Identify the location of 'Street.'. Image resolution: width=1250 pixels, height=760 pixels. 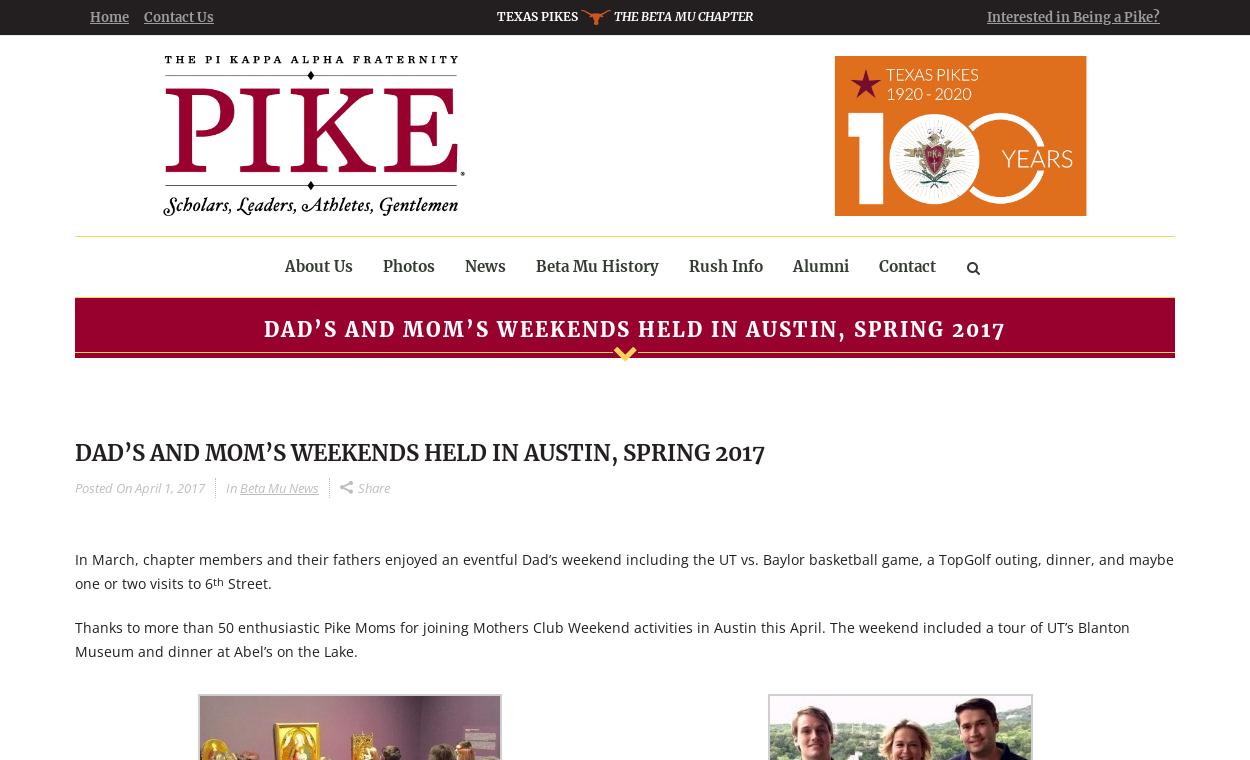
(247, 582).